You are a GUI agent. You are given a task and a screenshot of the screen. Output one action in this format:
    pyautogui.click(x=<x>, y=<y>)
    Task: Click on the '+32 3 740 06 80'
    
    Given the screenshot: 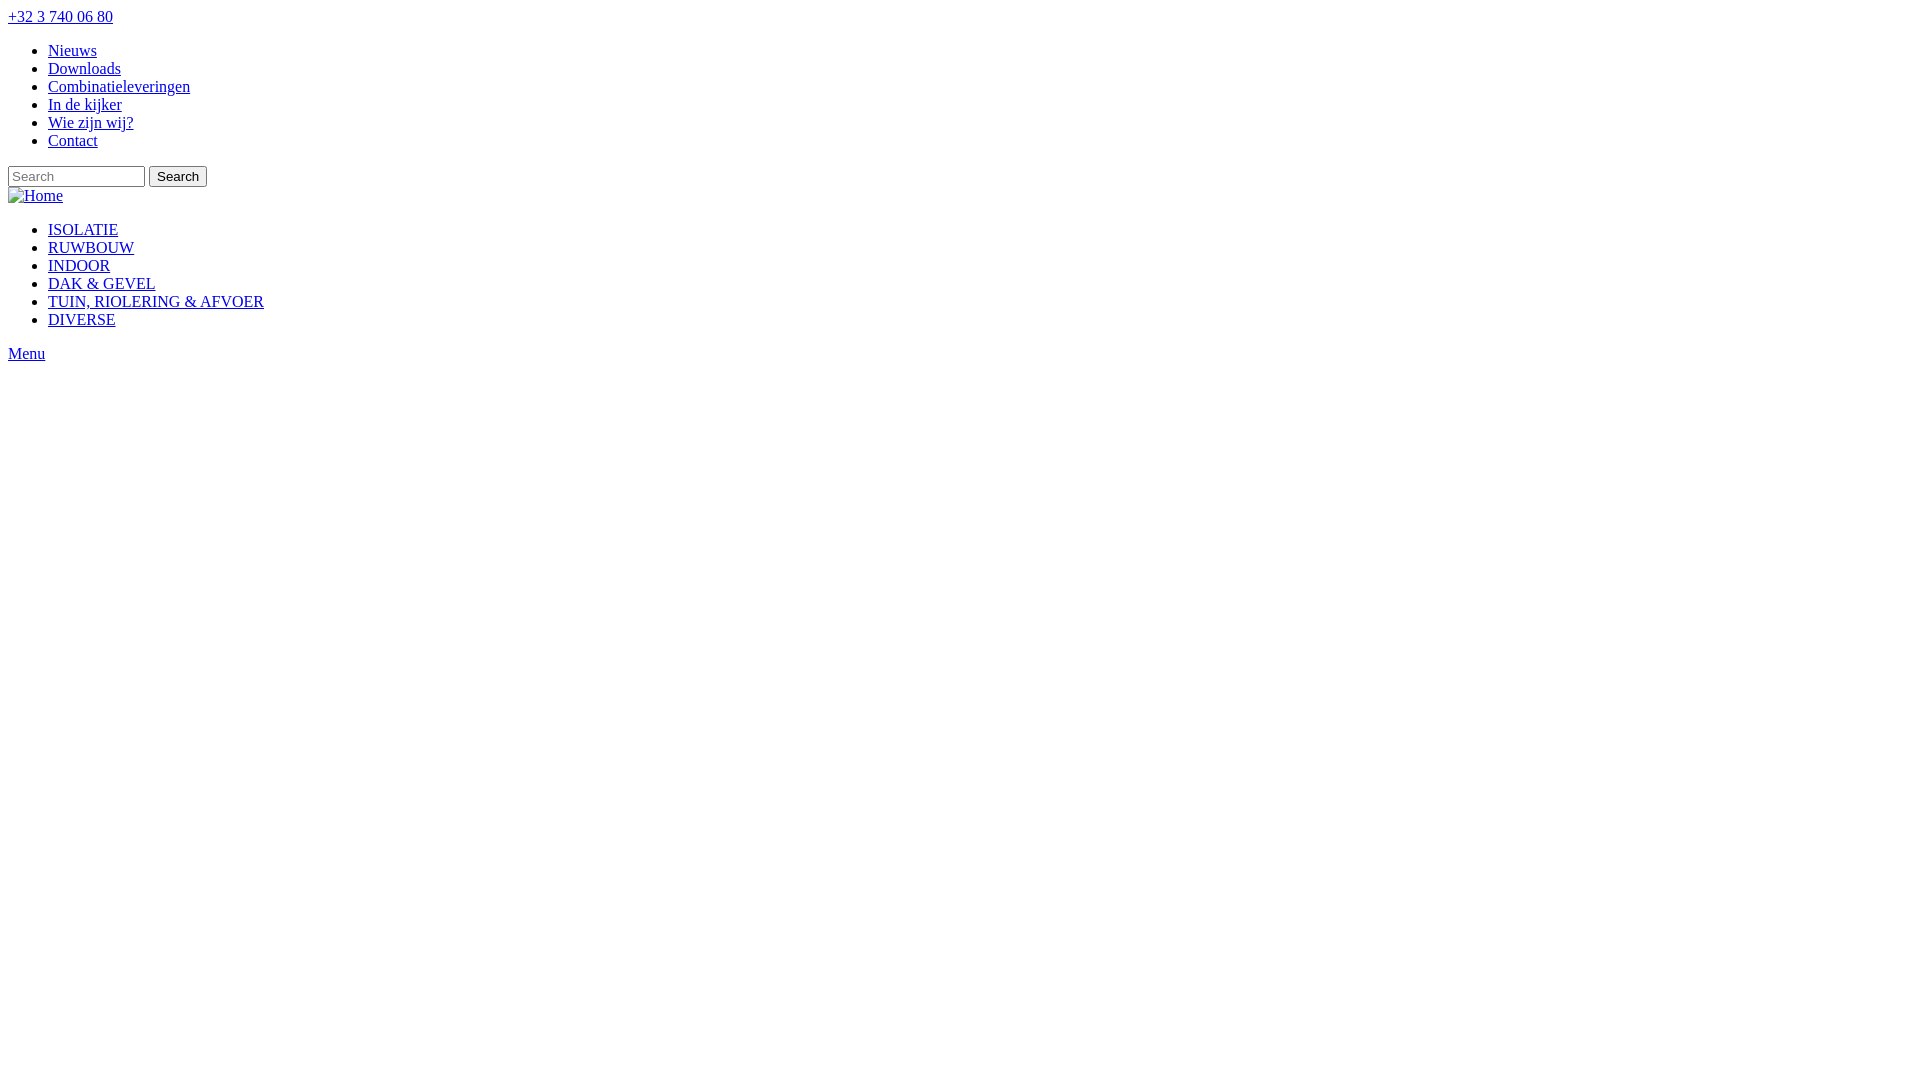 What is the action you would take?
    pyautogui.click(x=8, y=16)
    